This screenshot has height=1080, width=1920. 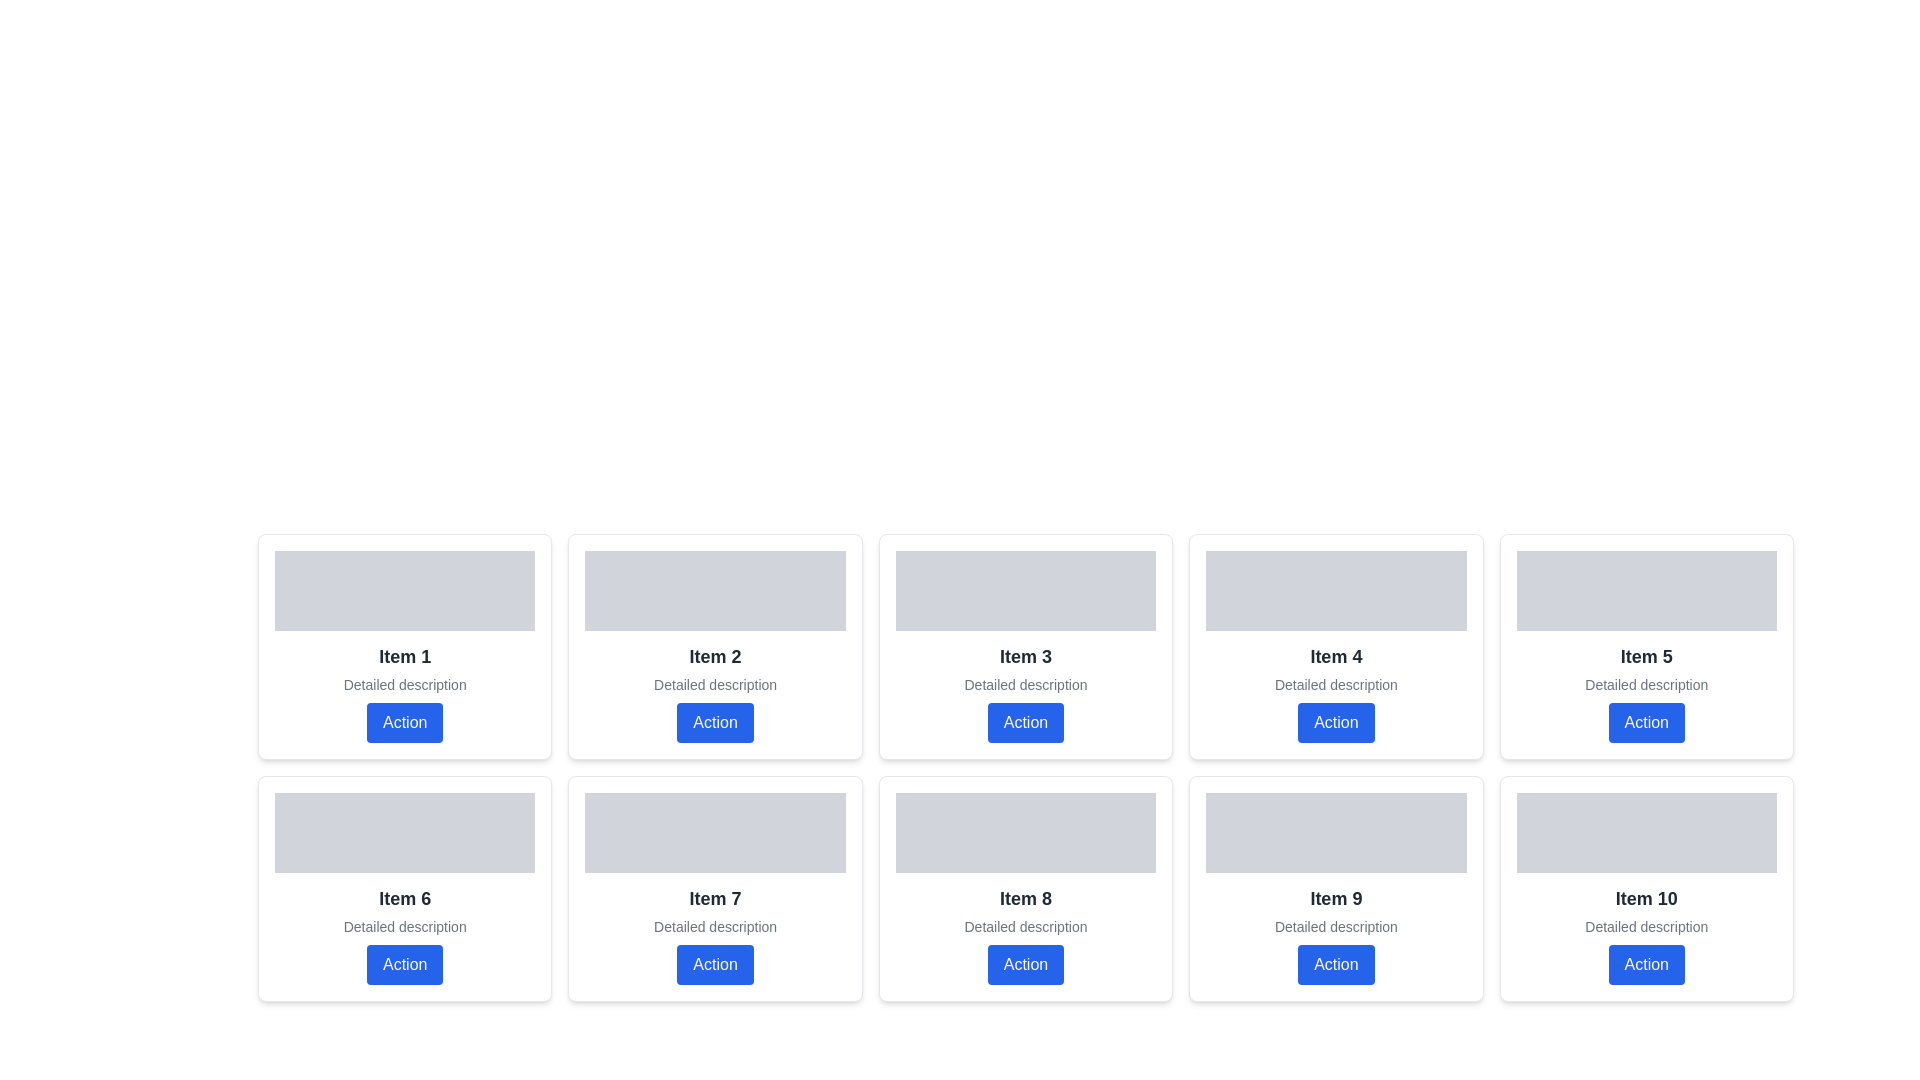 I want to click on the button located at the bottom of the card labeled 'Item 5', positioned below the description text 'Detailed description', so click(x=1646, y=722).